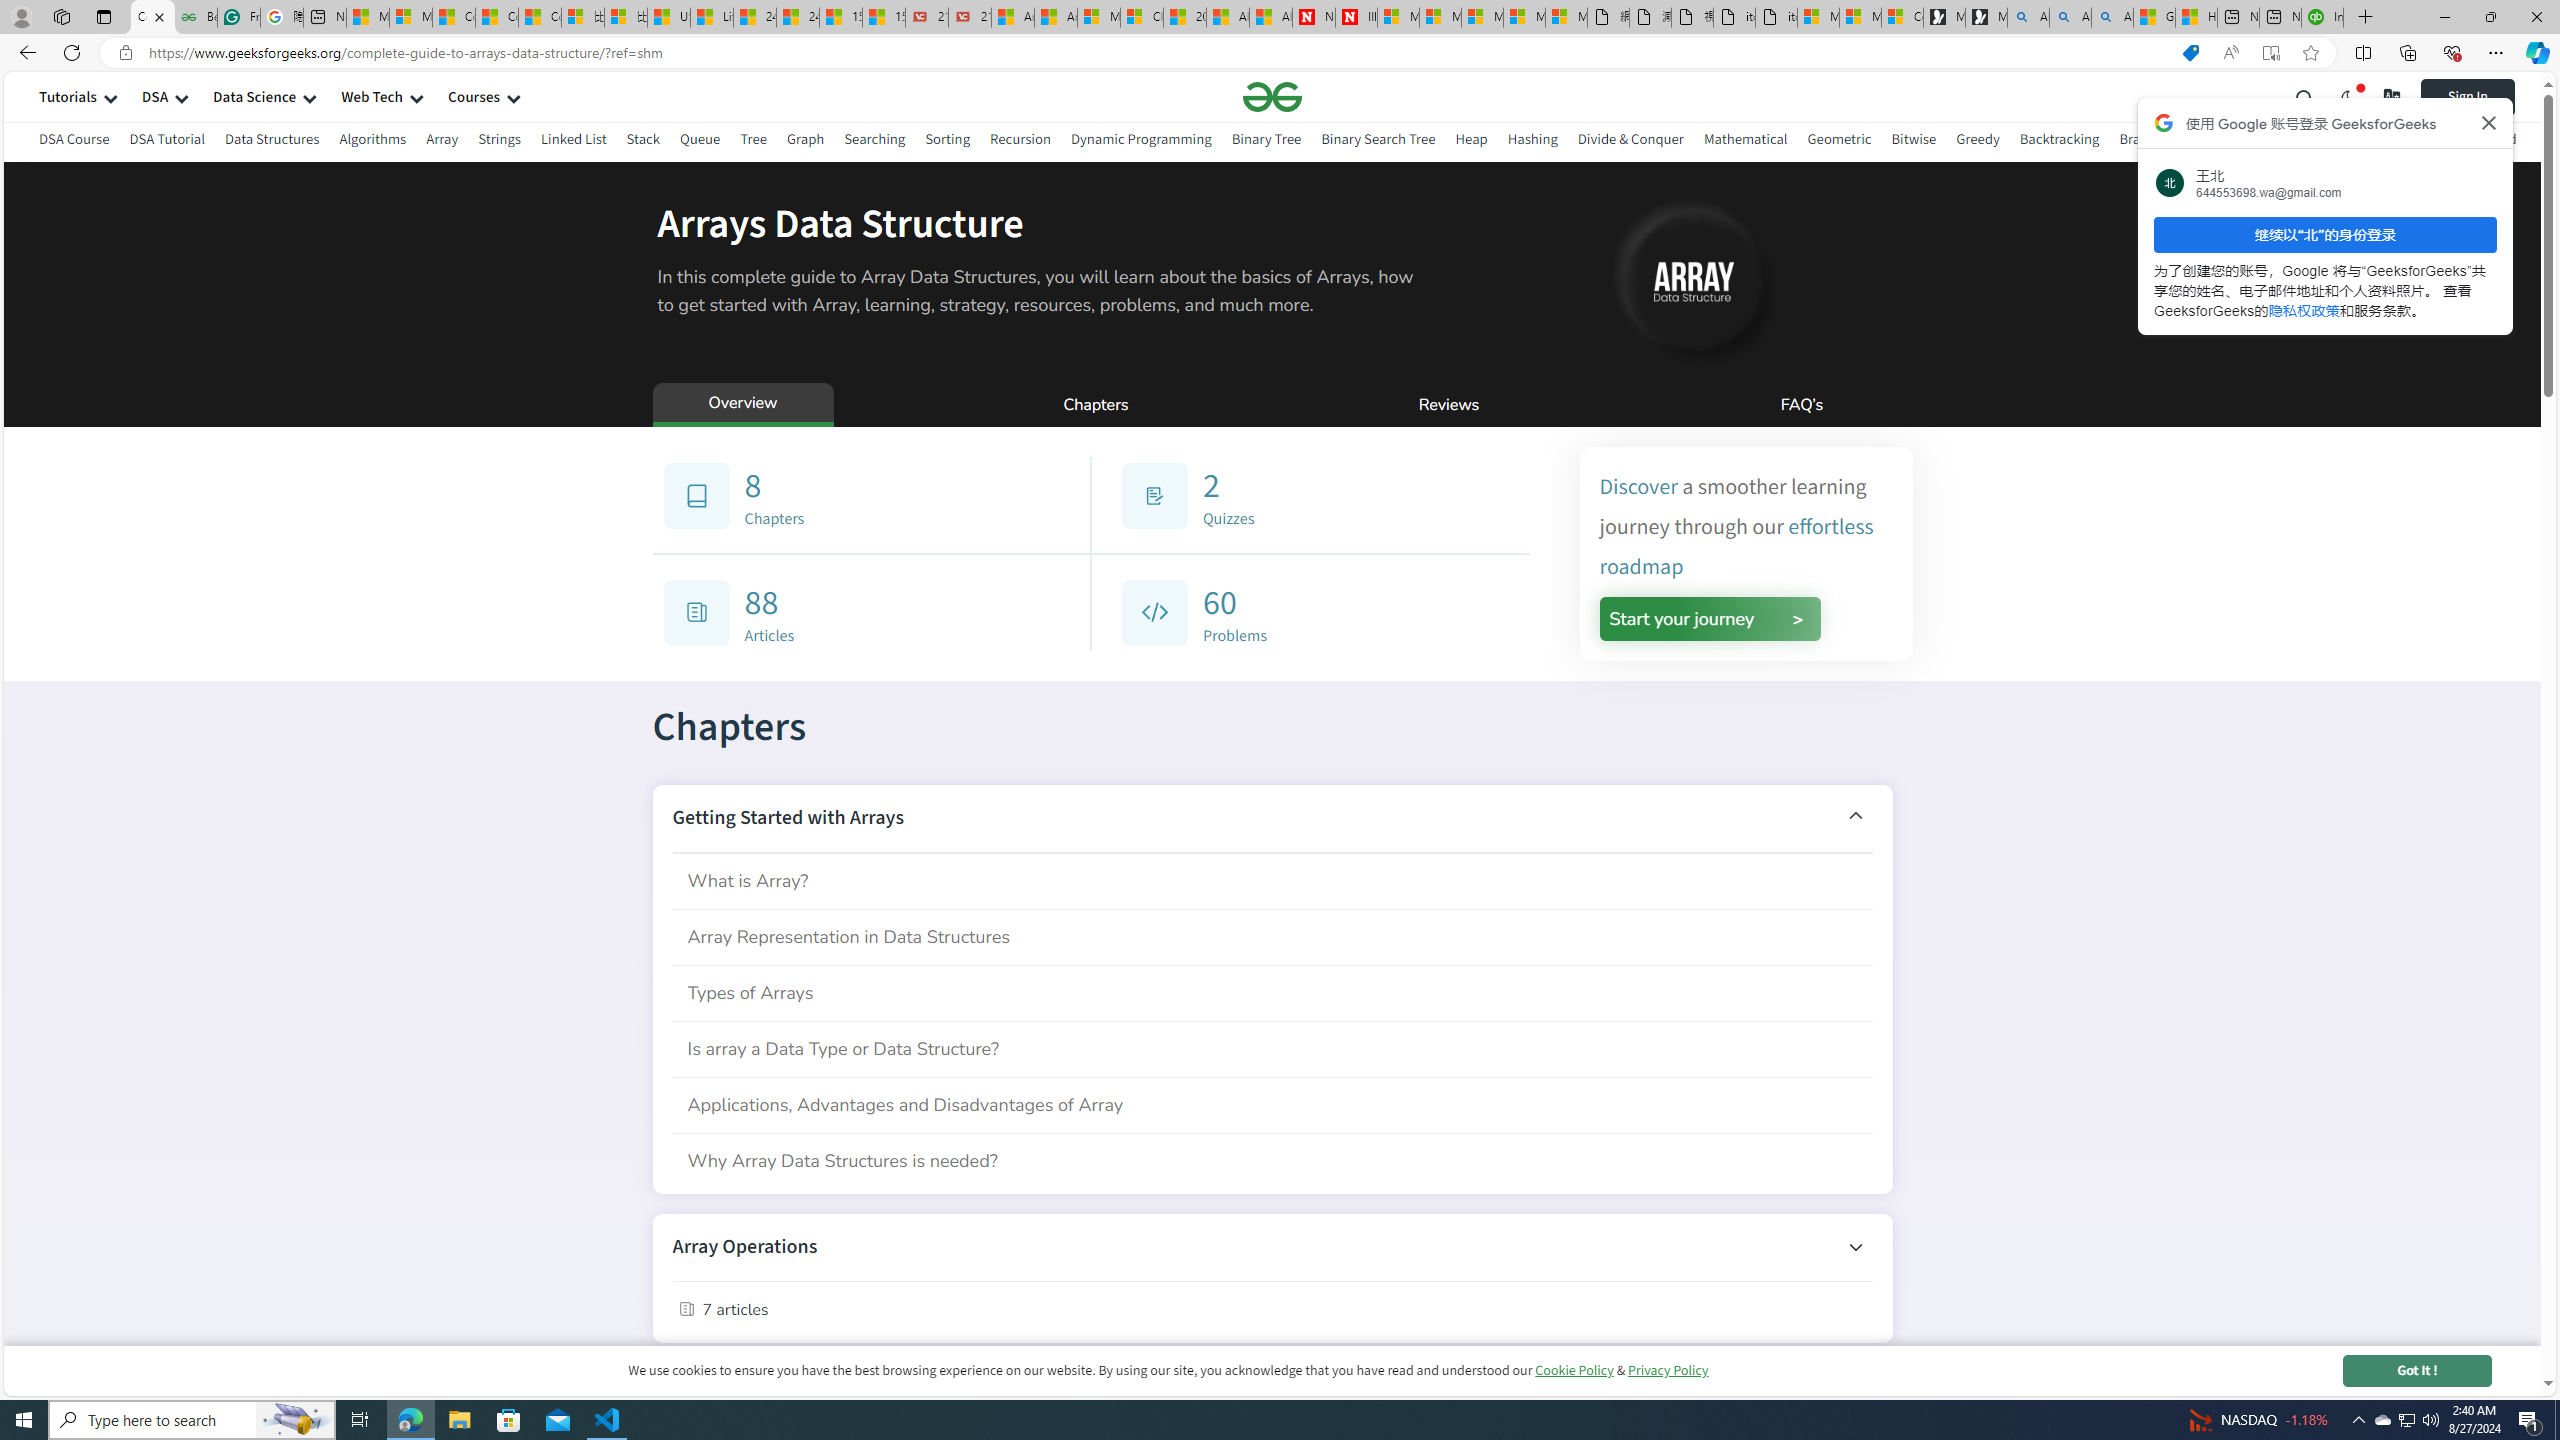  Describe the element at coordinates (498, 141) in the screenshot. I see `'Strings'` at that location.